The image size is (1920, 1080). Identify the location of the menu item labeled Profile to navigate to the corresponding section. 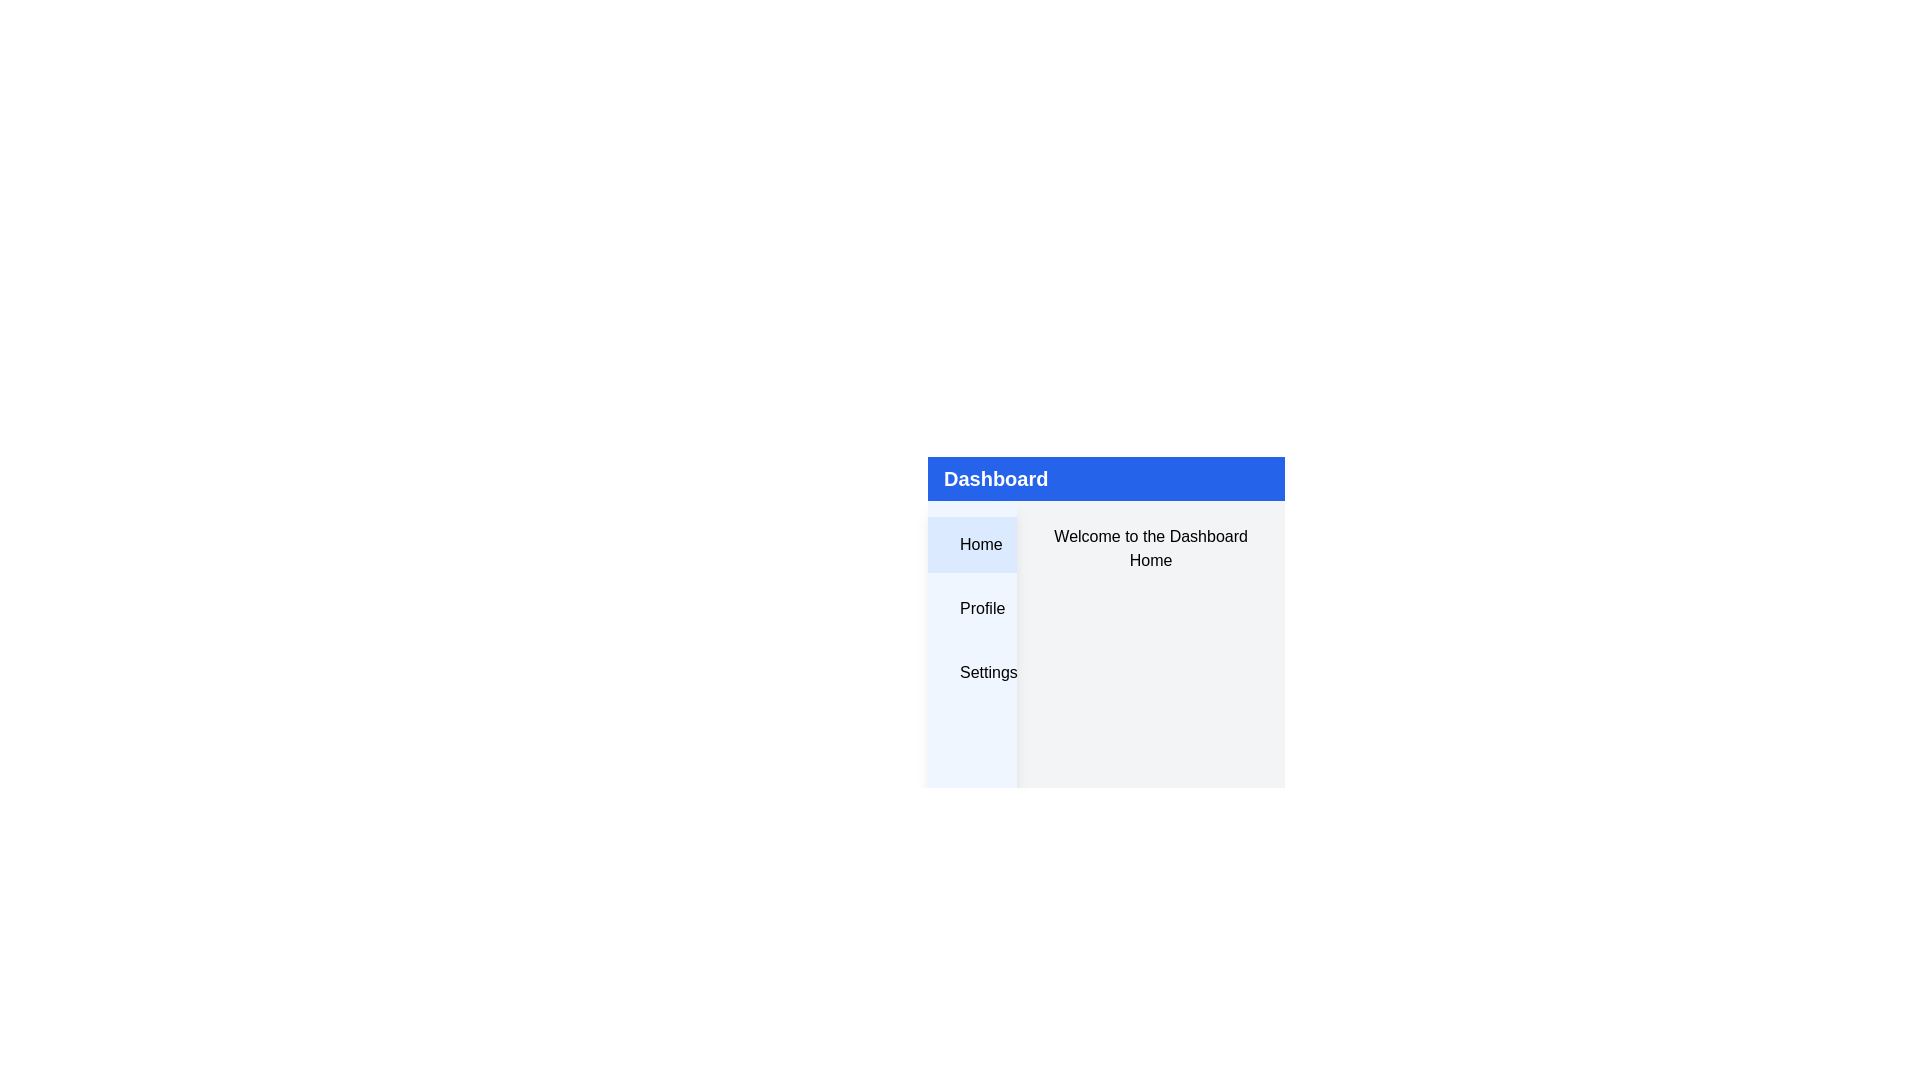
(972, 608).